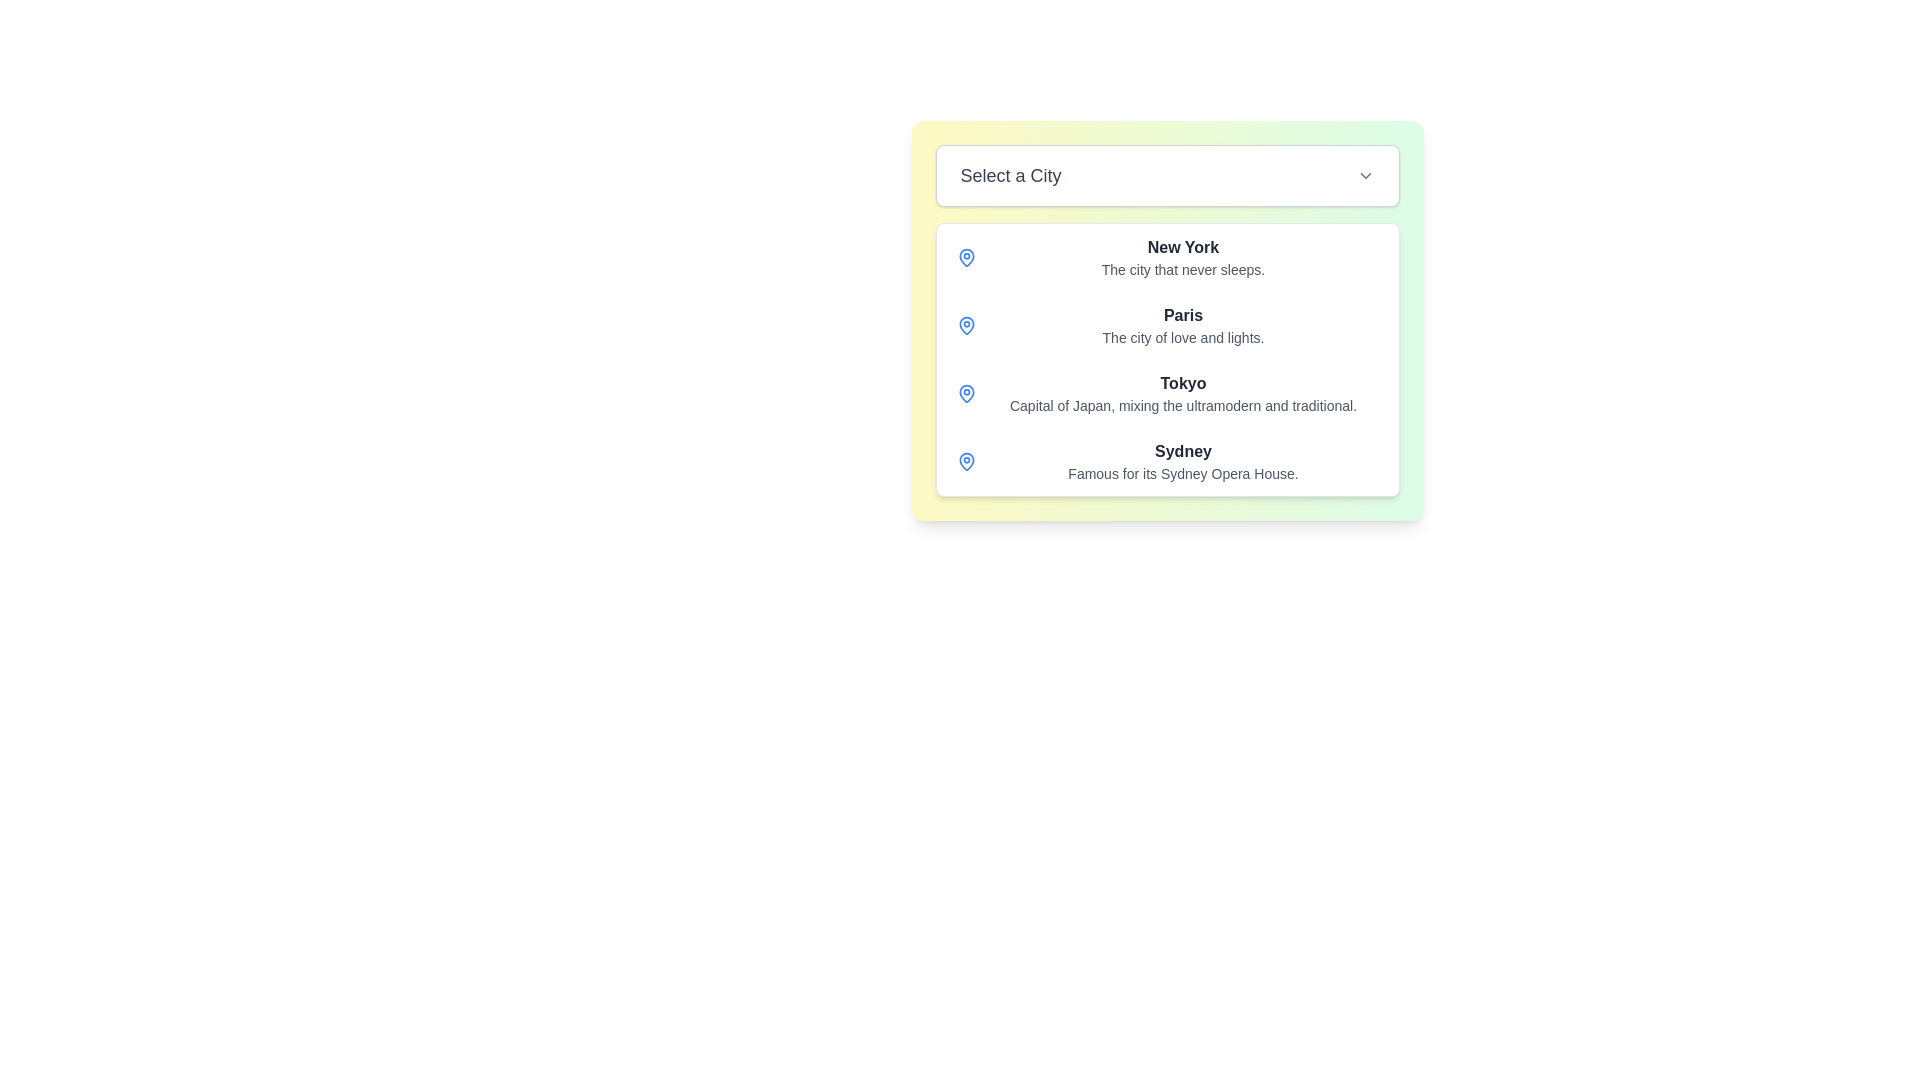 The image size is (1920, 1080). I want to click on the topmost map pin icon representing the city 'New York' in the dropdown interface, so click(966, 257).